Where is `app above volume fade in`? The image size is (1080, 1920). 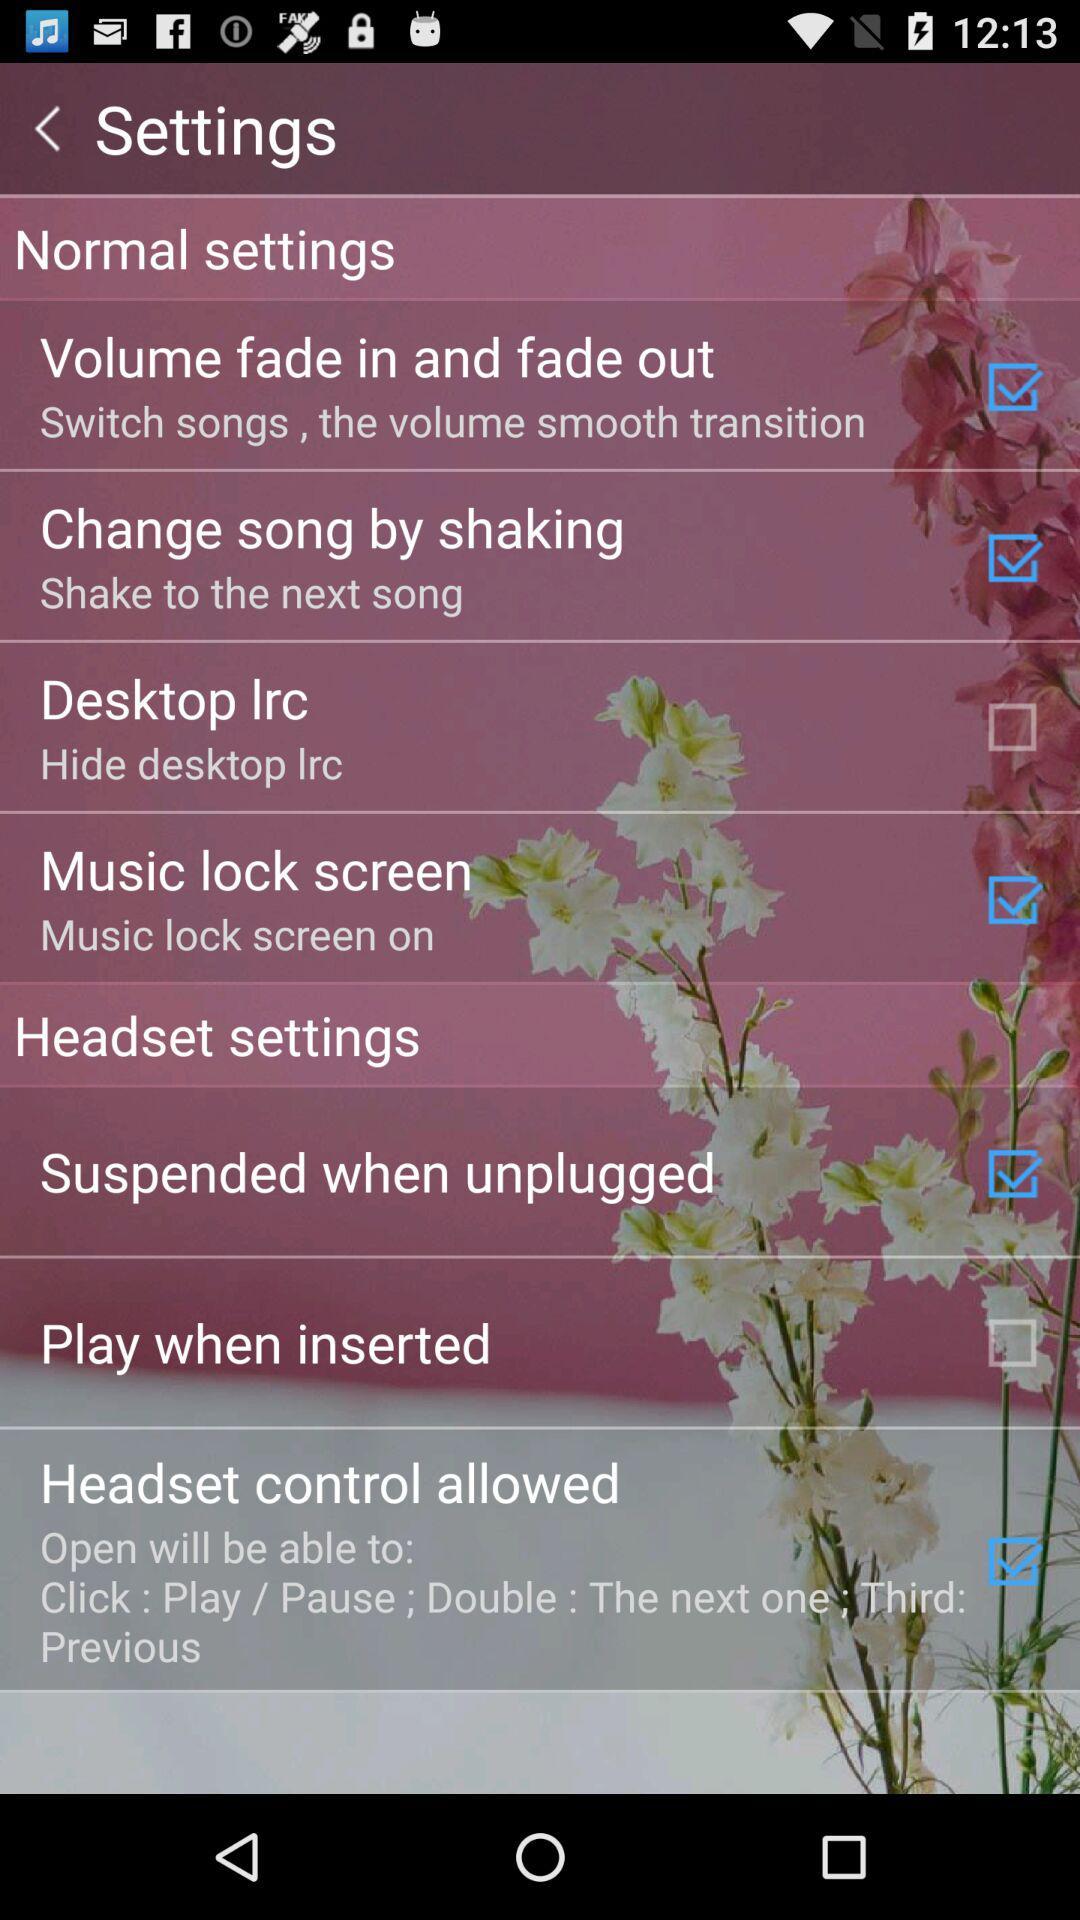
app above volume fade in is located at coordinates (540, 246).